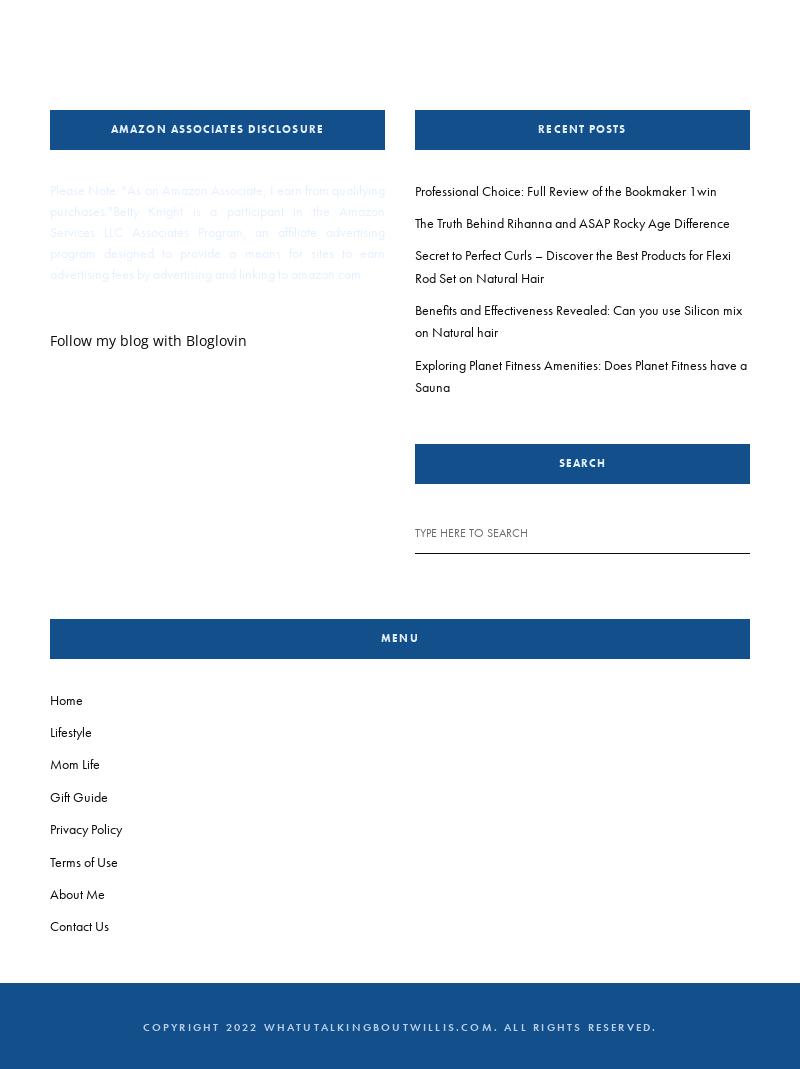 The image size is (800, 1069). What do you see at coordinates (142, 1026) in the screenshot?
I see `'COPYRIGHT 2022 WHATUTALKINGBOUTWILLIS.COM. ALL RIGHTS RESERVED.'` at bounding box center [142, 1026].